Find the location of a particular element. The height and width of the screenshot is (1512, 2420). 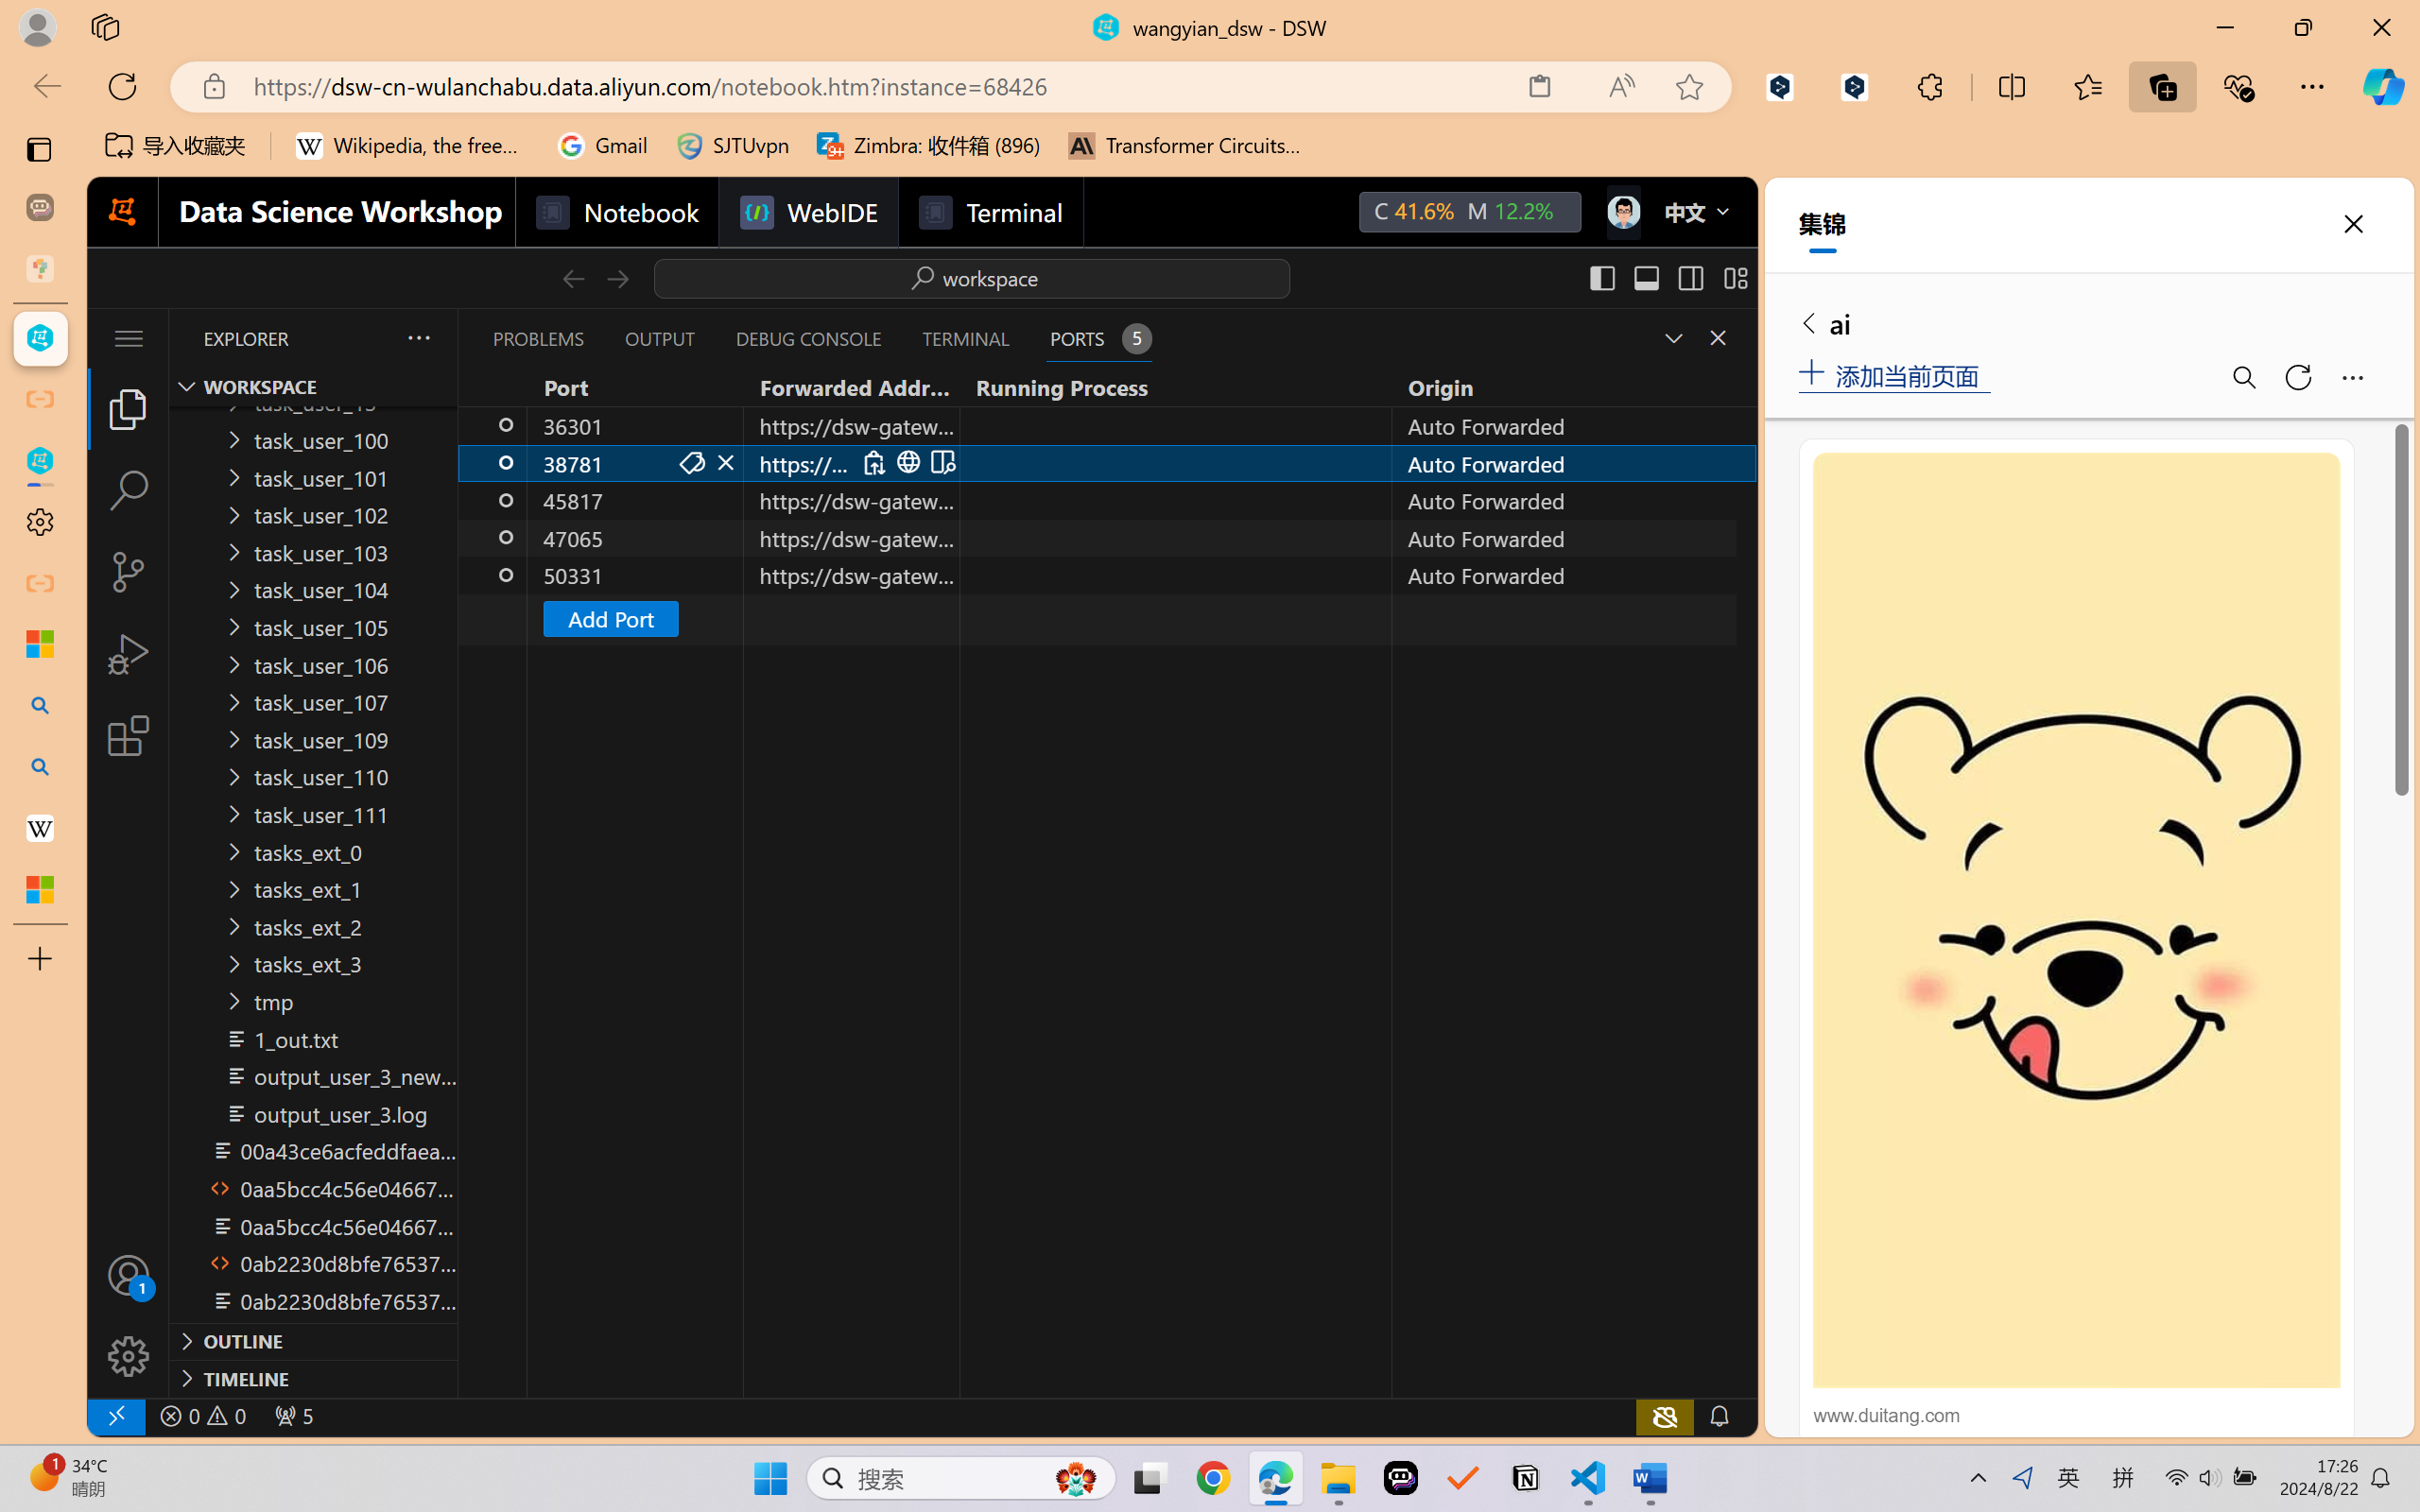

'Transformer Circuits Thread' is located at coordinates (1184, 145).